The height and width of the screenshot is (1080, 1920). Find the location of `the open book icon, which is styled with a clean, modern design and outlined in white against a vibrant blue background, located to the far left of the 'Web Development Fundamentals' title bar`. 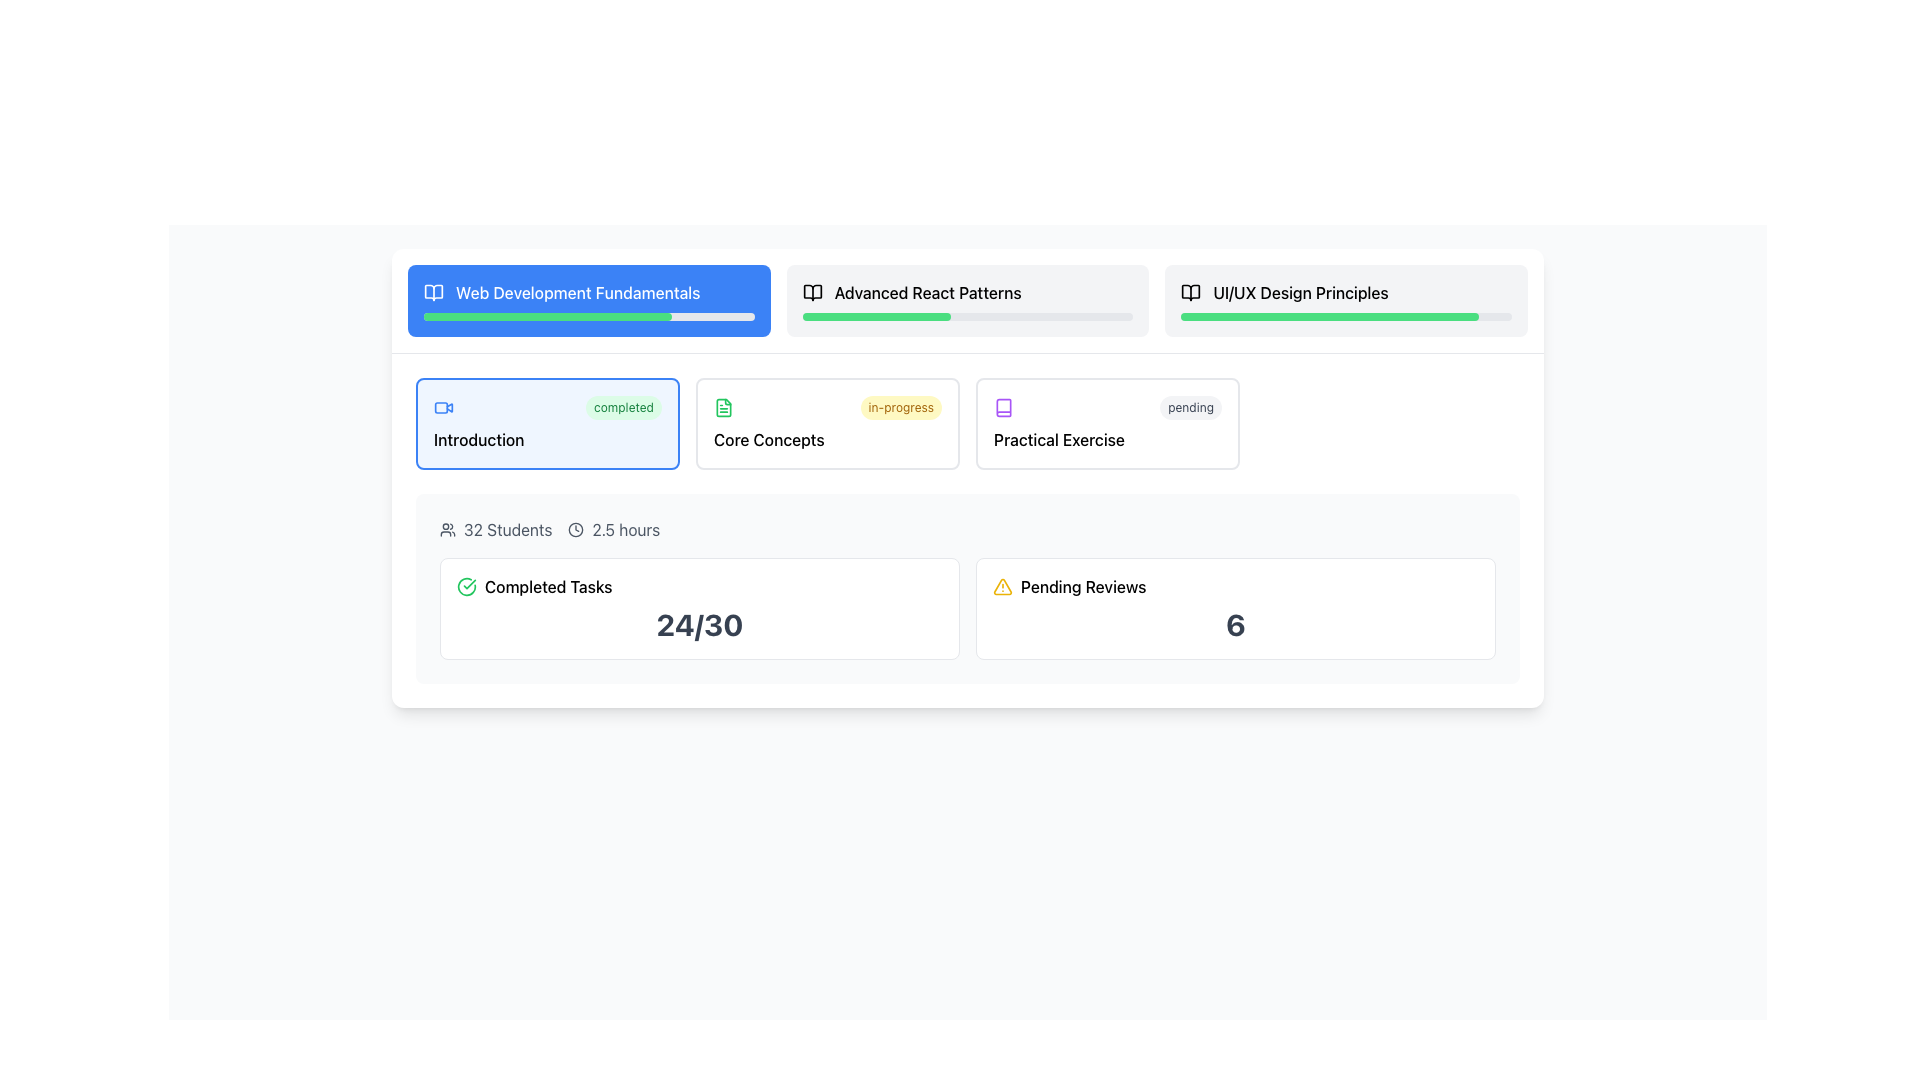

the open book icon, which is styled with a clean, modern design and outlined in white against a vibrant blue background, located to the far left of the 'Web Development Fundamentals' title bar is located at coordinates (432, 293).